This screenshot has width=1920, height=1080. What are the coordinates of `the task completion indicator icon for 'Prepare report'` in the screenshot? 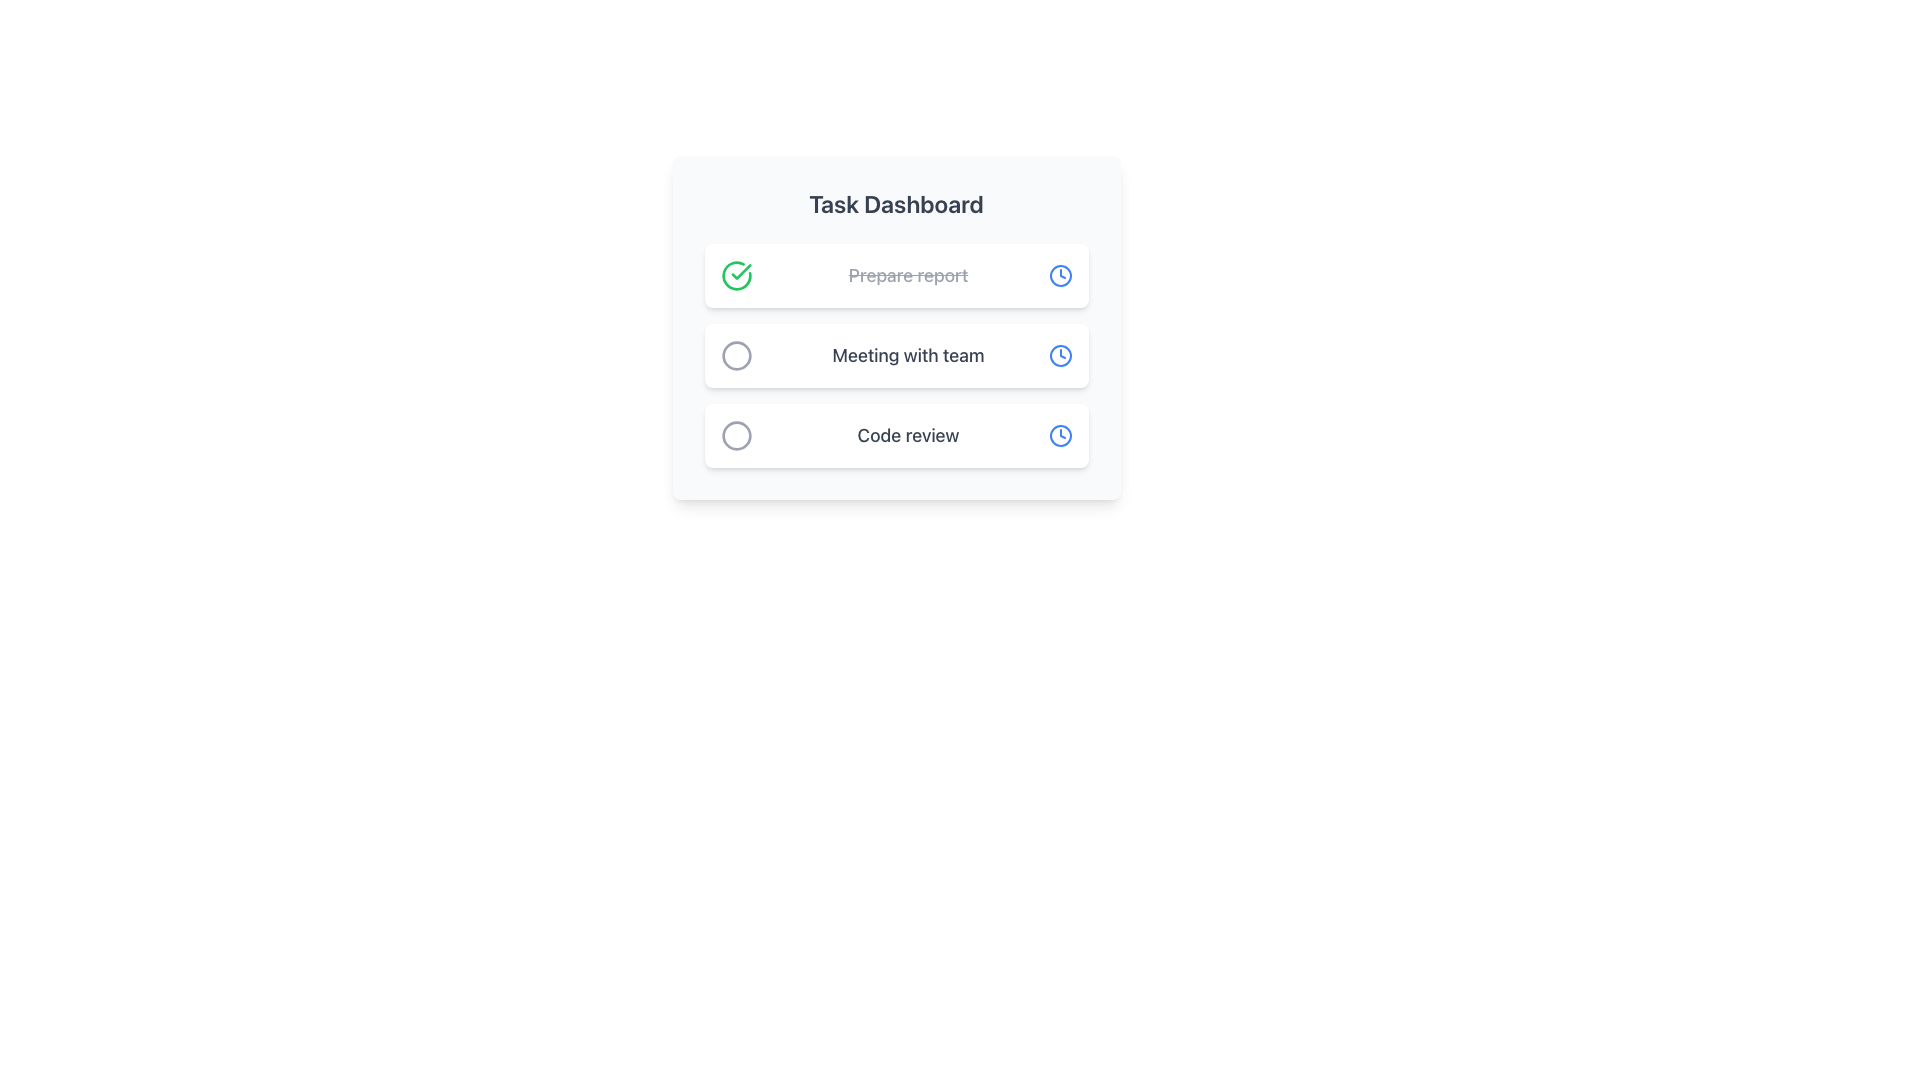 It's located at (735, 276).